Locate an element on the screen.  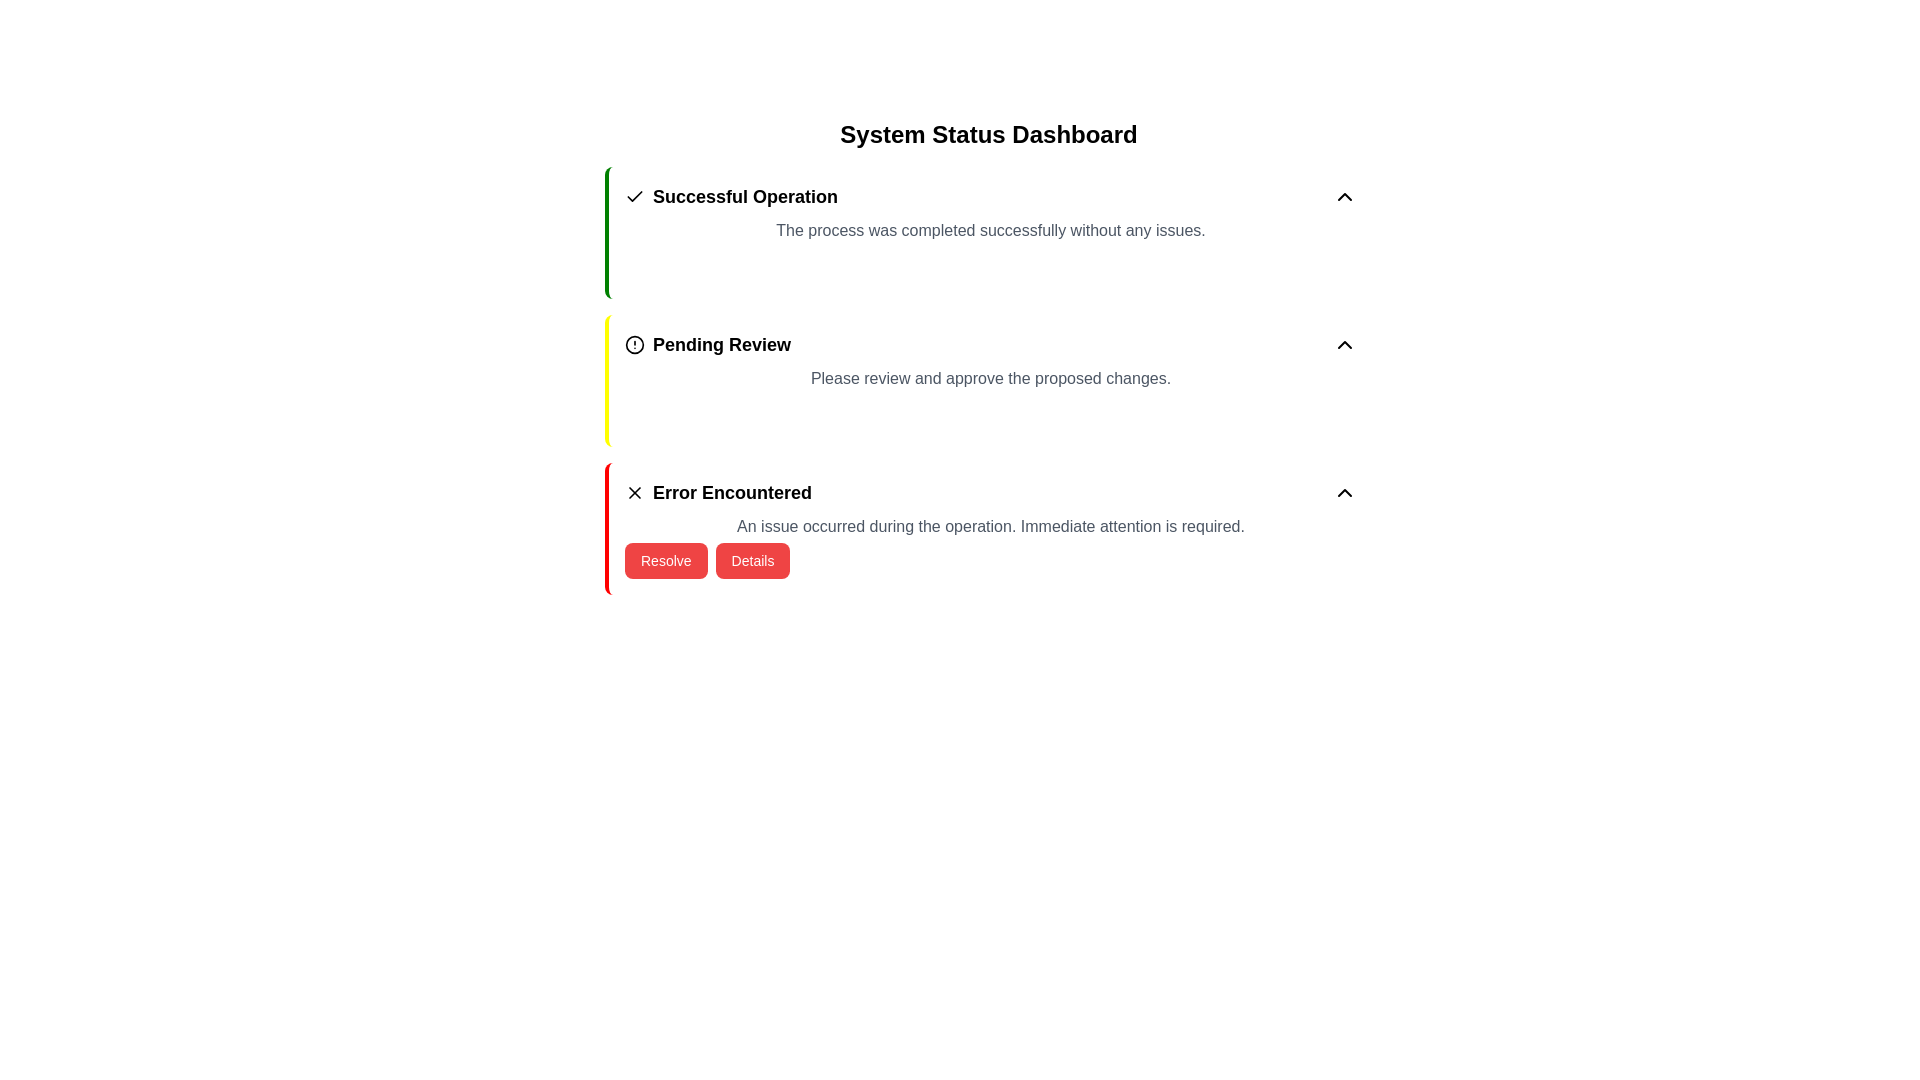
description from the 'Pending Review' informational panel, which is a rectangular section with a yellow border on the left and a white background, containing the title and description text is located at coordinates (988, 381).